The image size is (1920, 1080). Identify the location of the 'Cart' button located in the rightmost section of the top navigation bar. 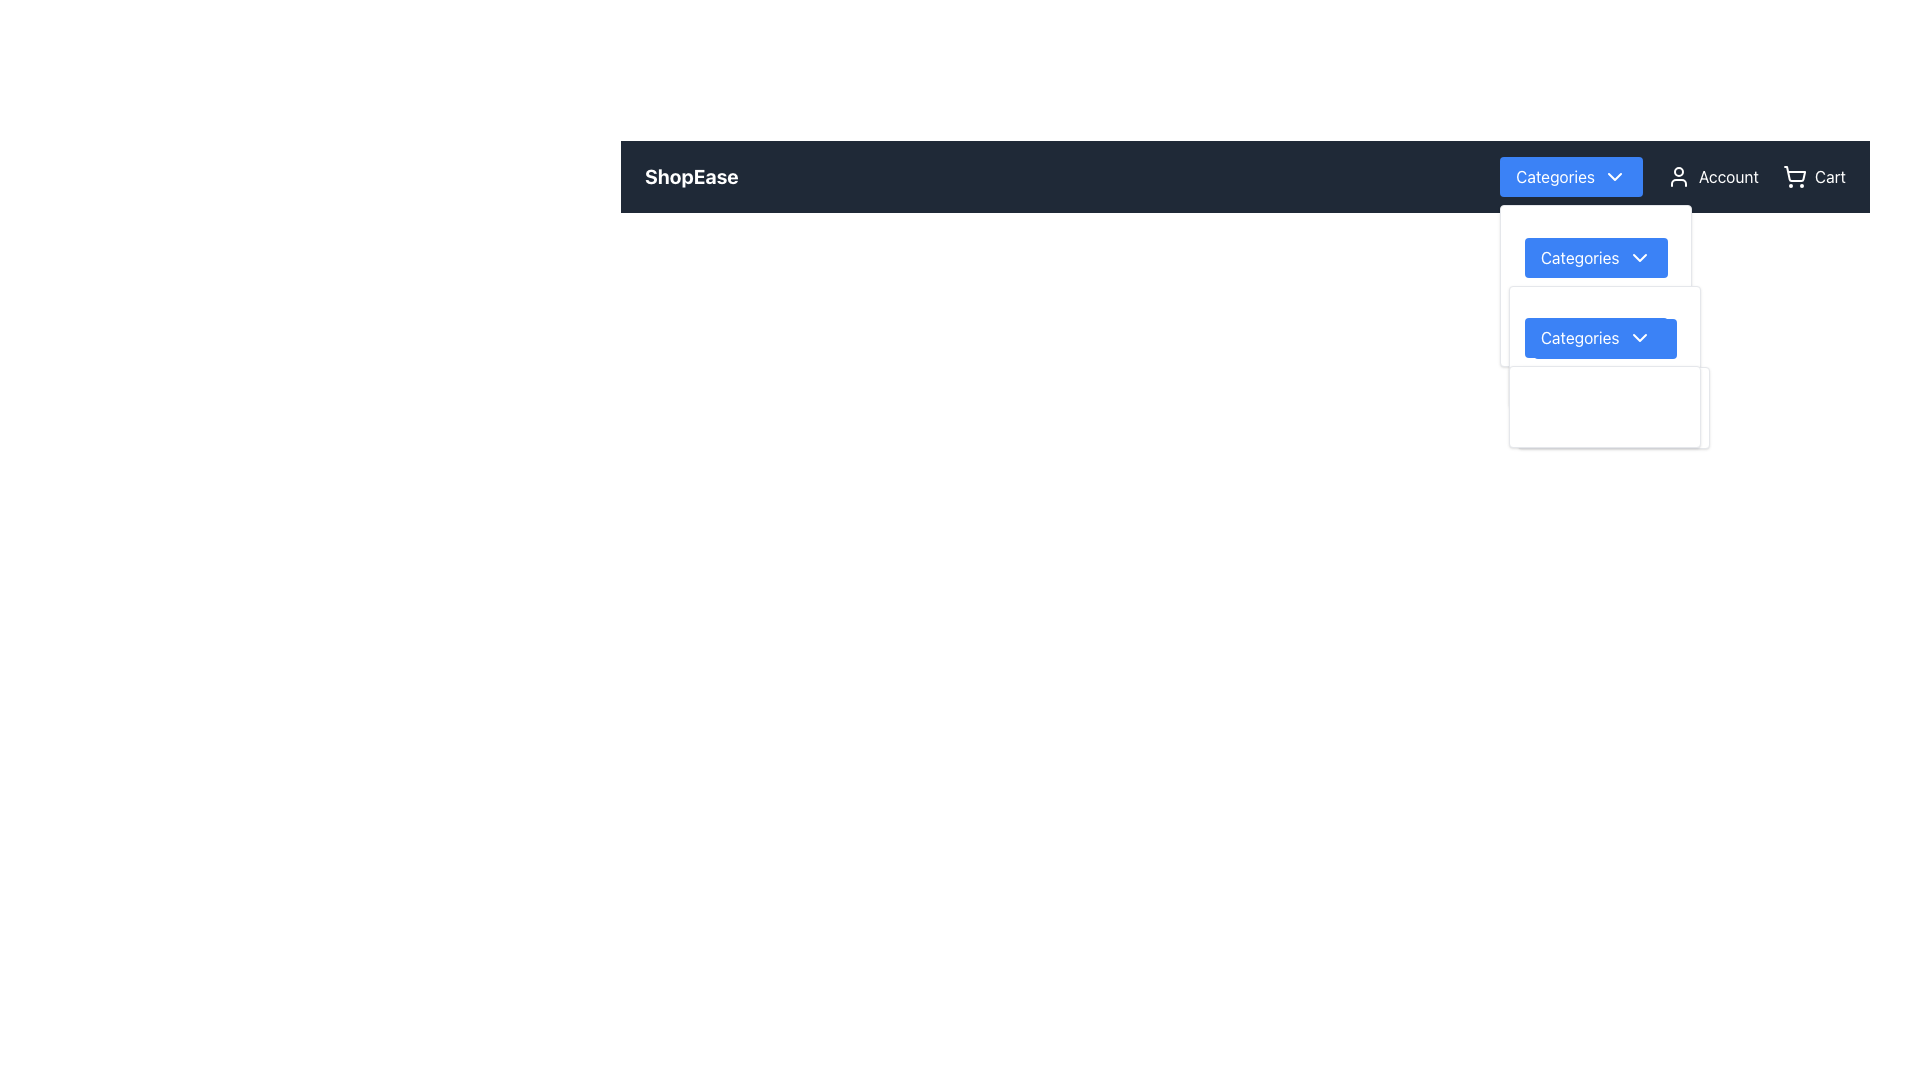
(1814, 176).